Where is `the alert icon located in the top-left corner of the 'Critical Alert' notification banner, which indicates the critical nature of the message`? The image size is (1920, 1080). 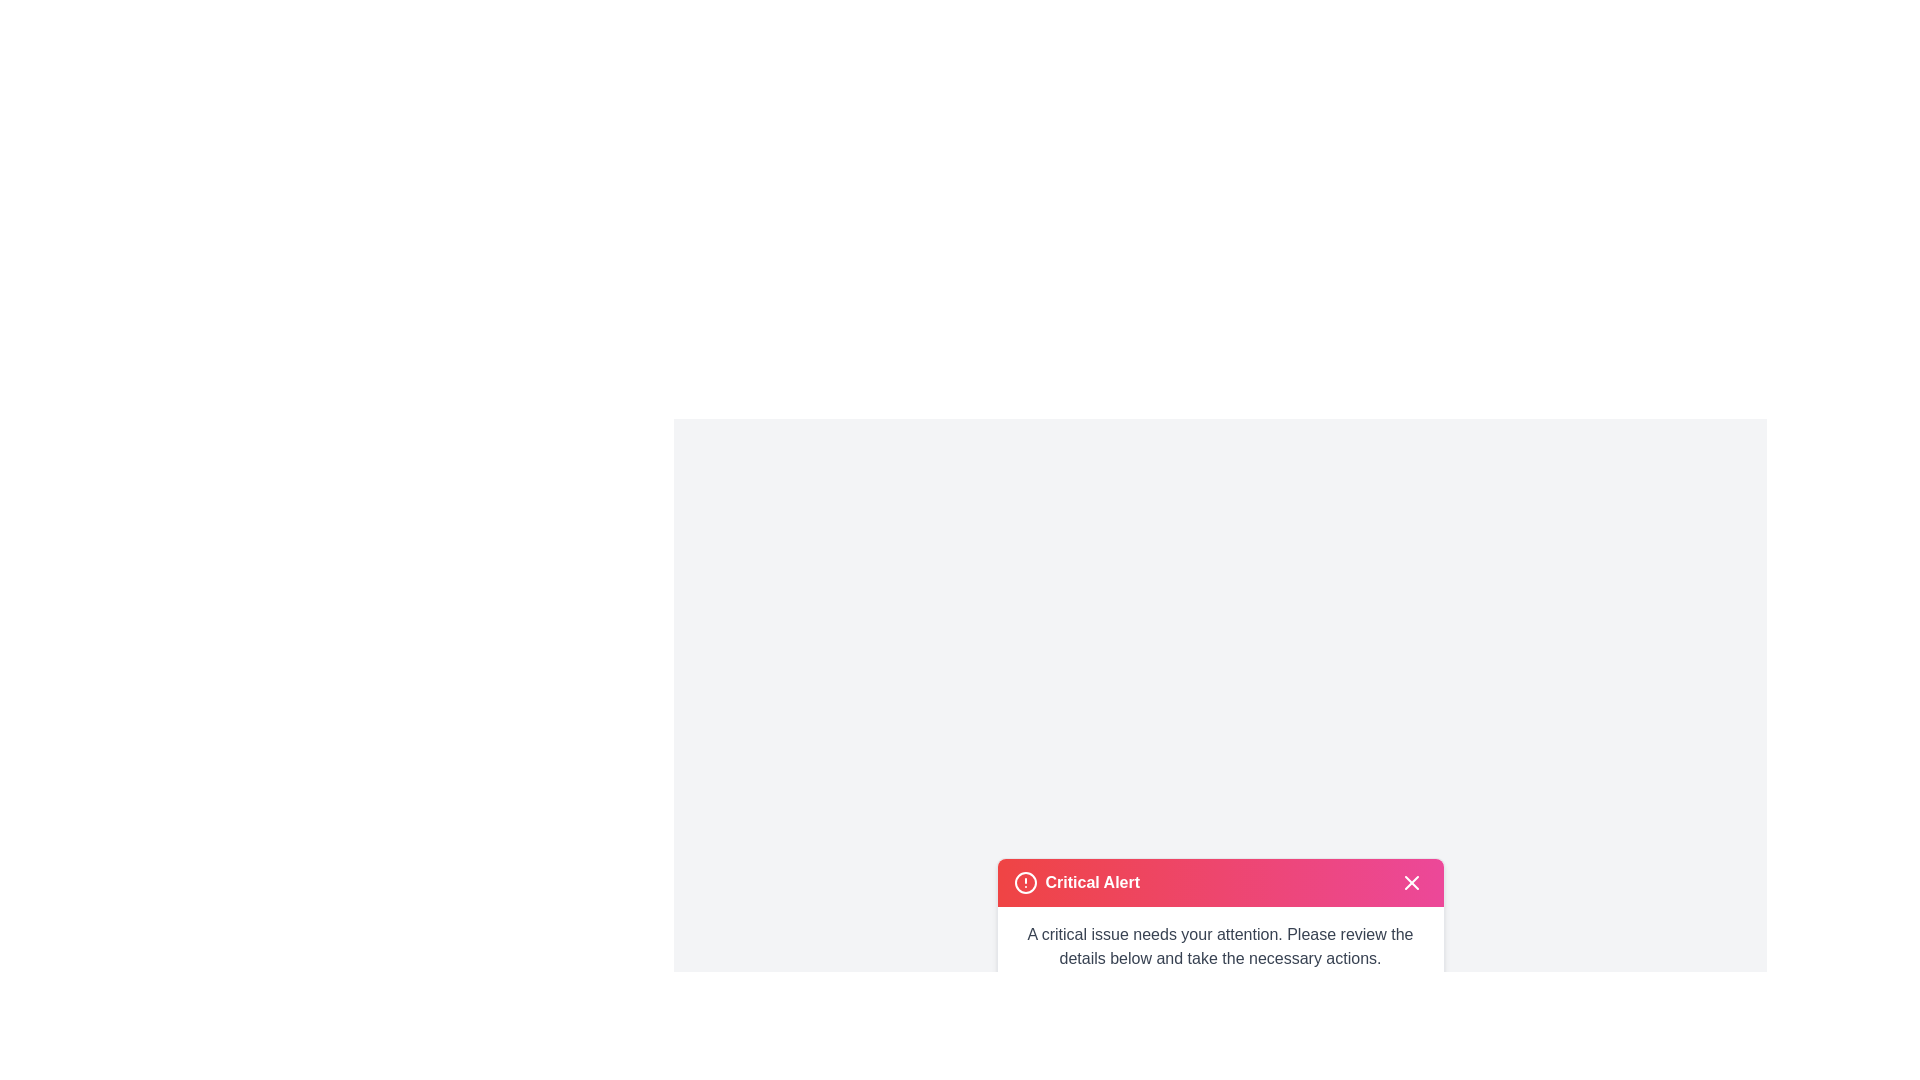
the alert icon located in the top-left corner of the 'Critical Alert' notification banner, which indicates the critical nature of the message is located at coordinates (1025, 881).